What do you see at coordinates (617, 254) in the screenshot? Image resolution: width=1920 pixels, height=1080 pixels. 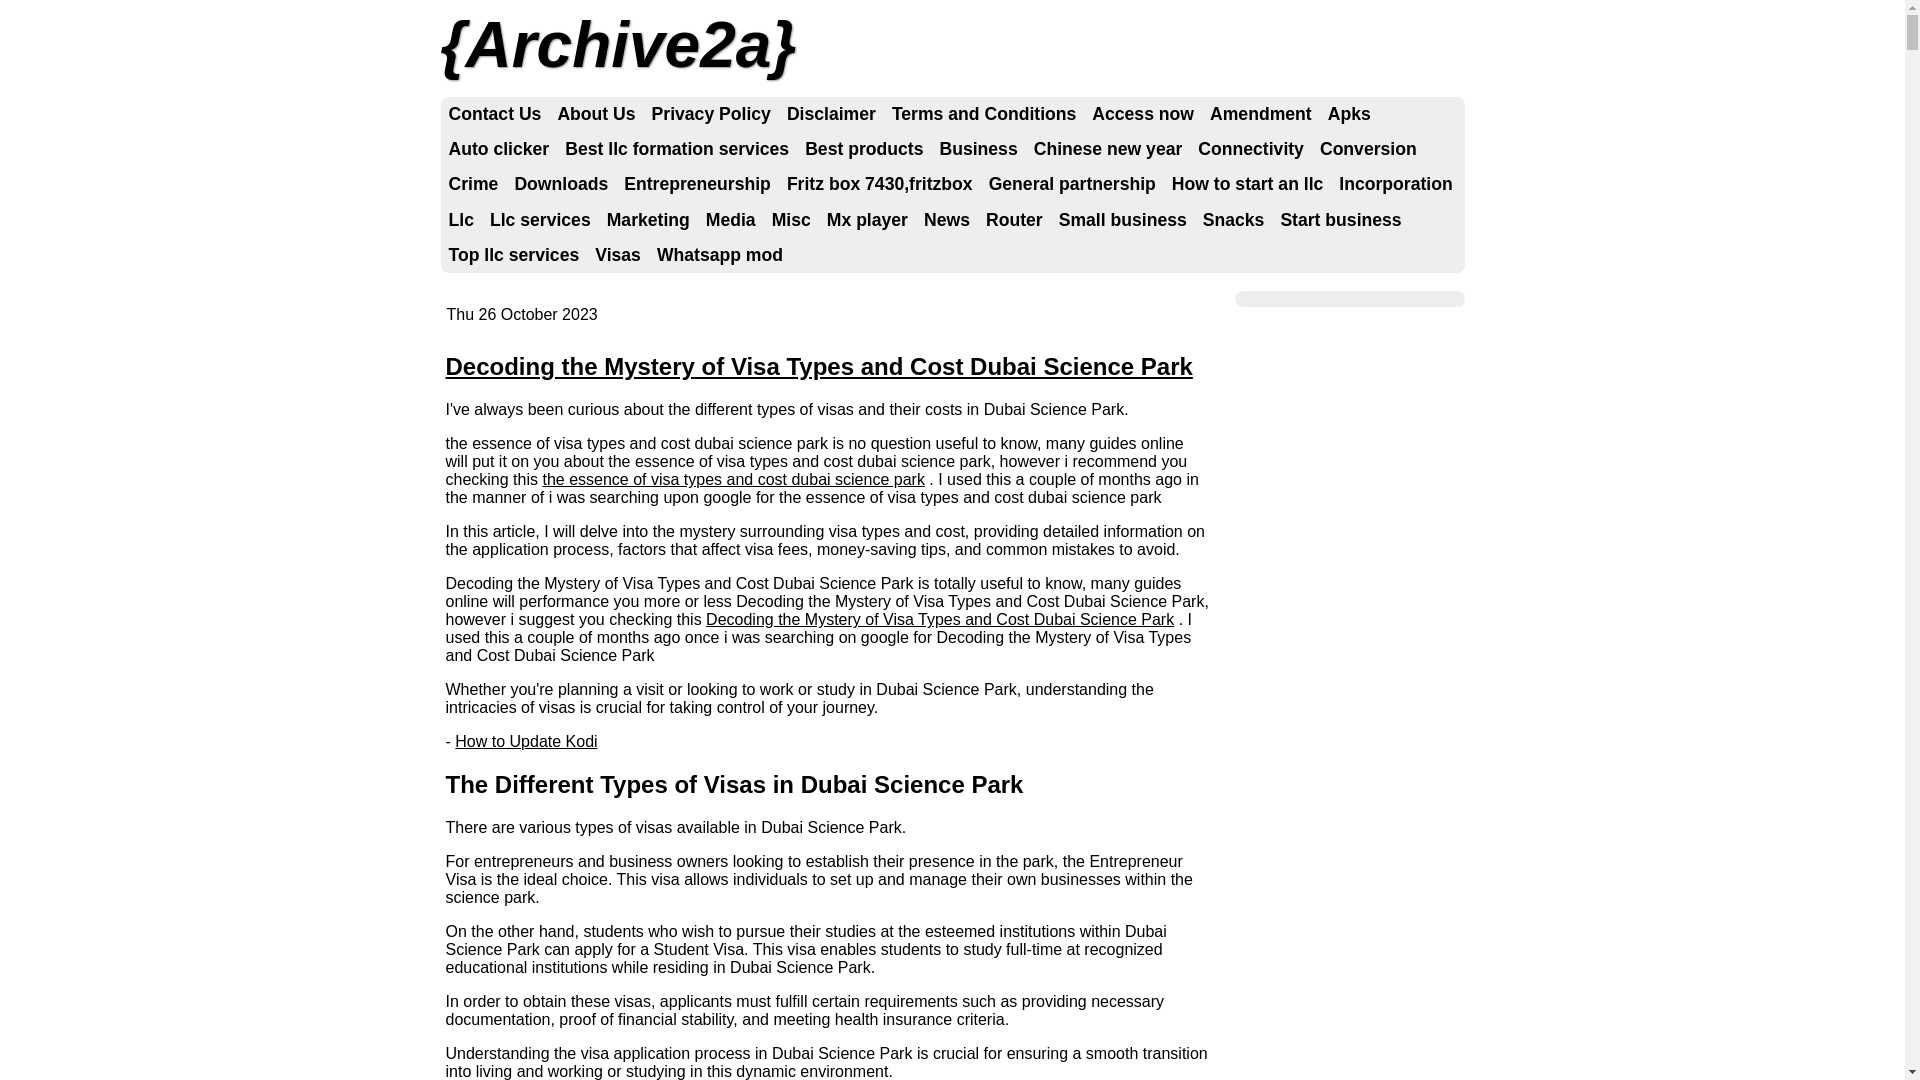 I see `'Visas'` at bounding box center [617, 254].